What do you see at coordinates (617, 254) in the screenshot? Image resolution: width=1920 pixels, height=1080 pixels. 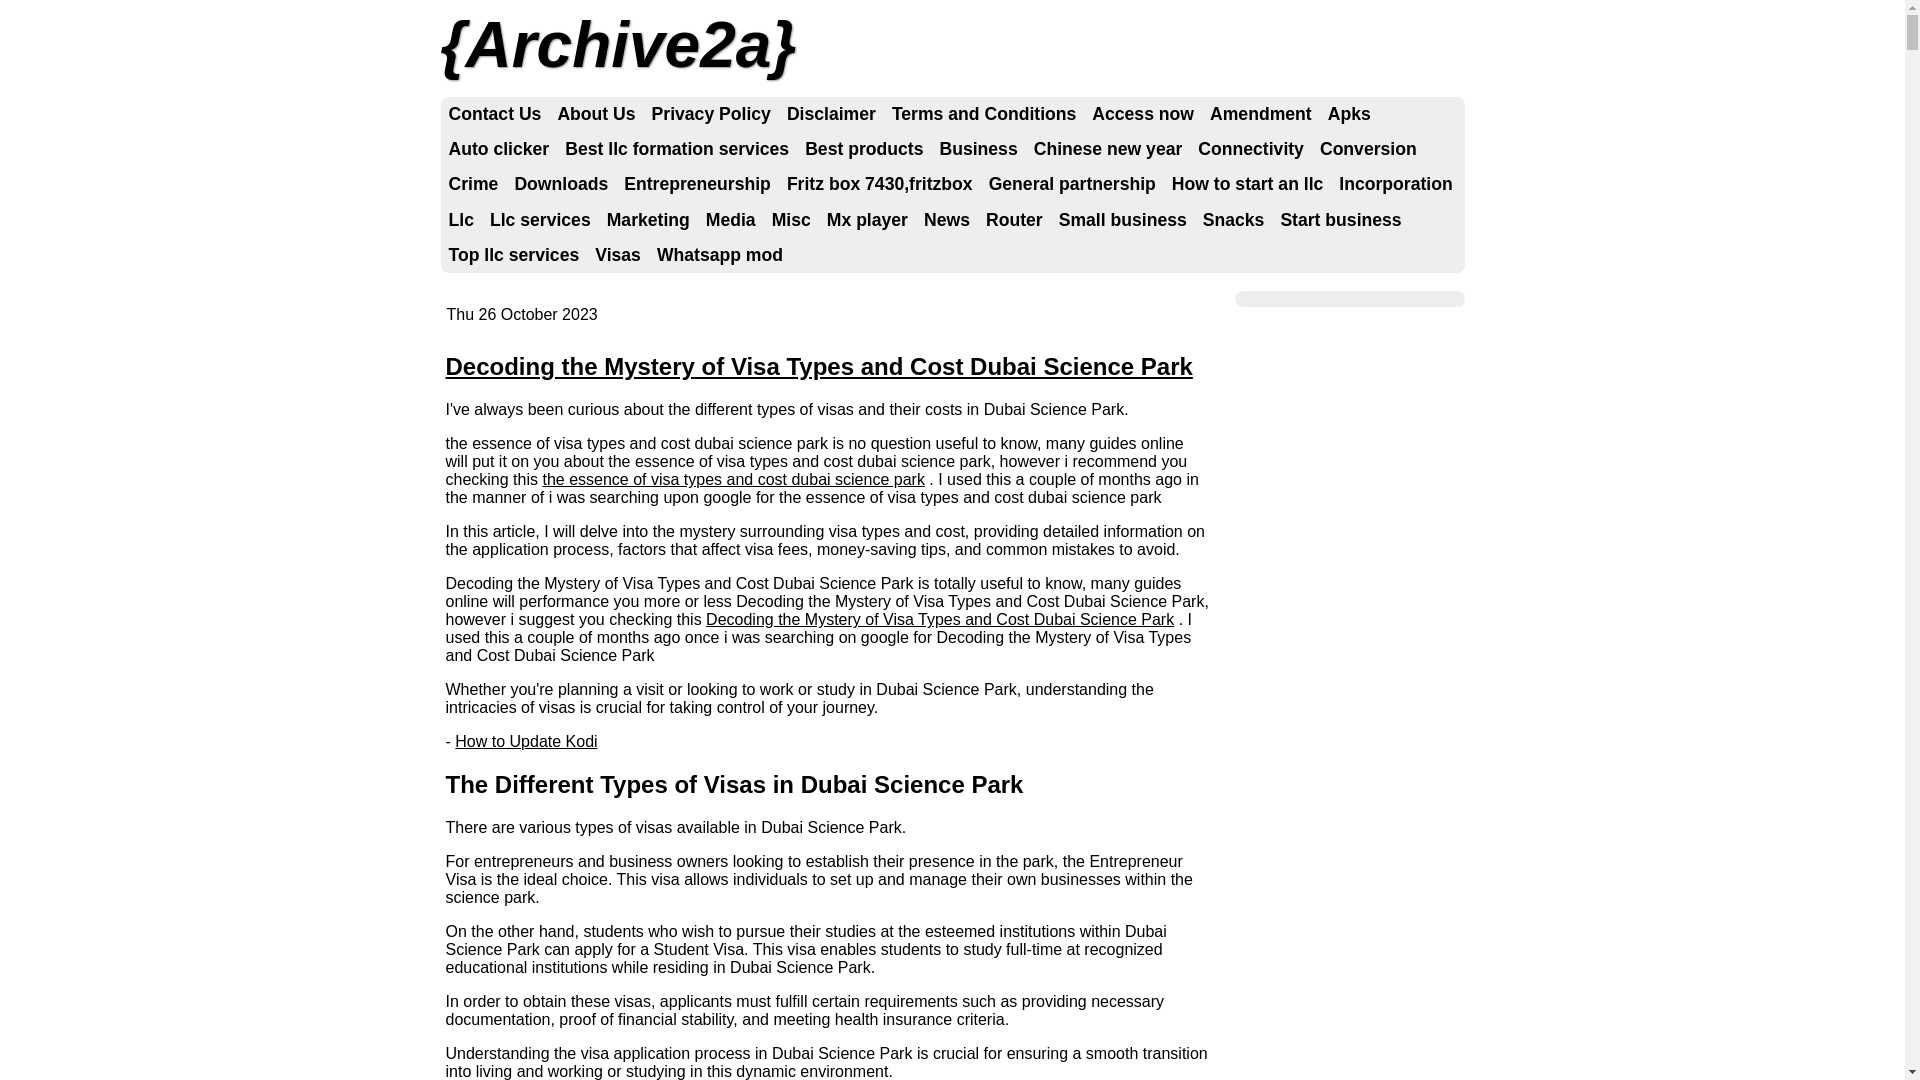 I see `'Visas'` at bounding box center [617, 254].